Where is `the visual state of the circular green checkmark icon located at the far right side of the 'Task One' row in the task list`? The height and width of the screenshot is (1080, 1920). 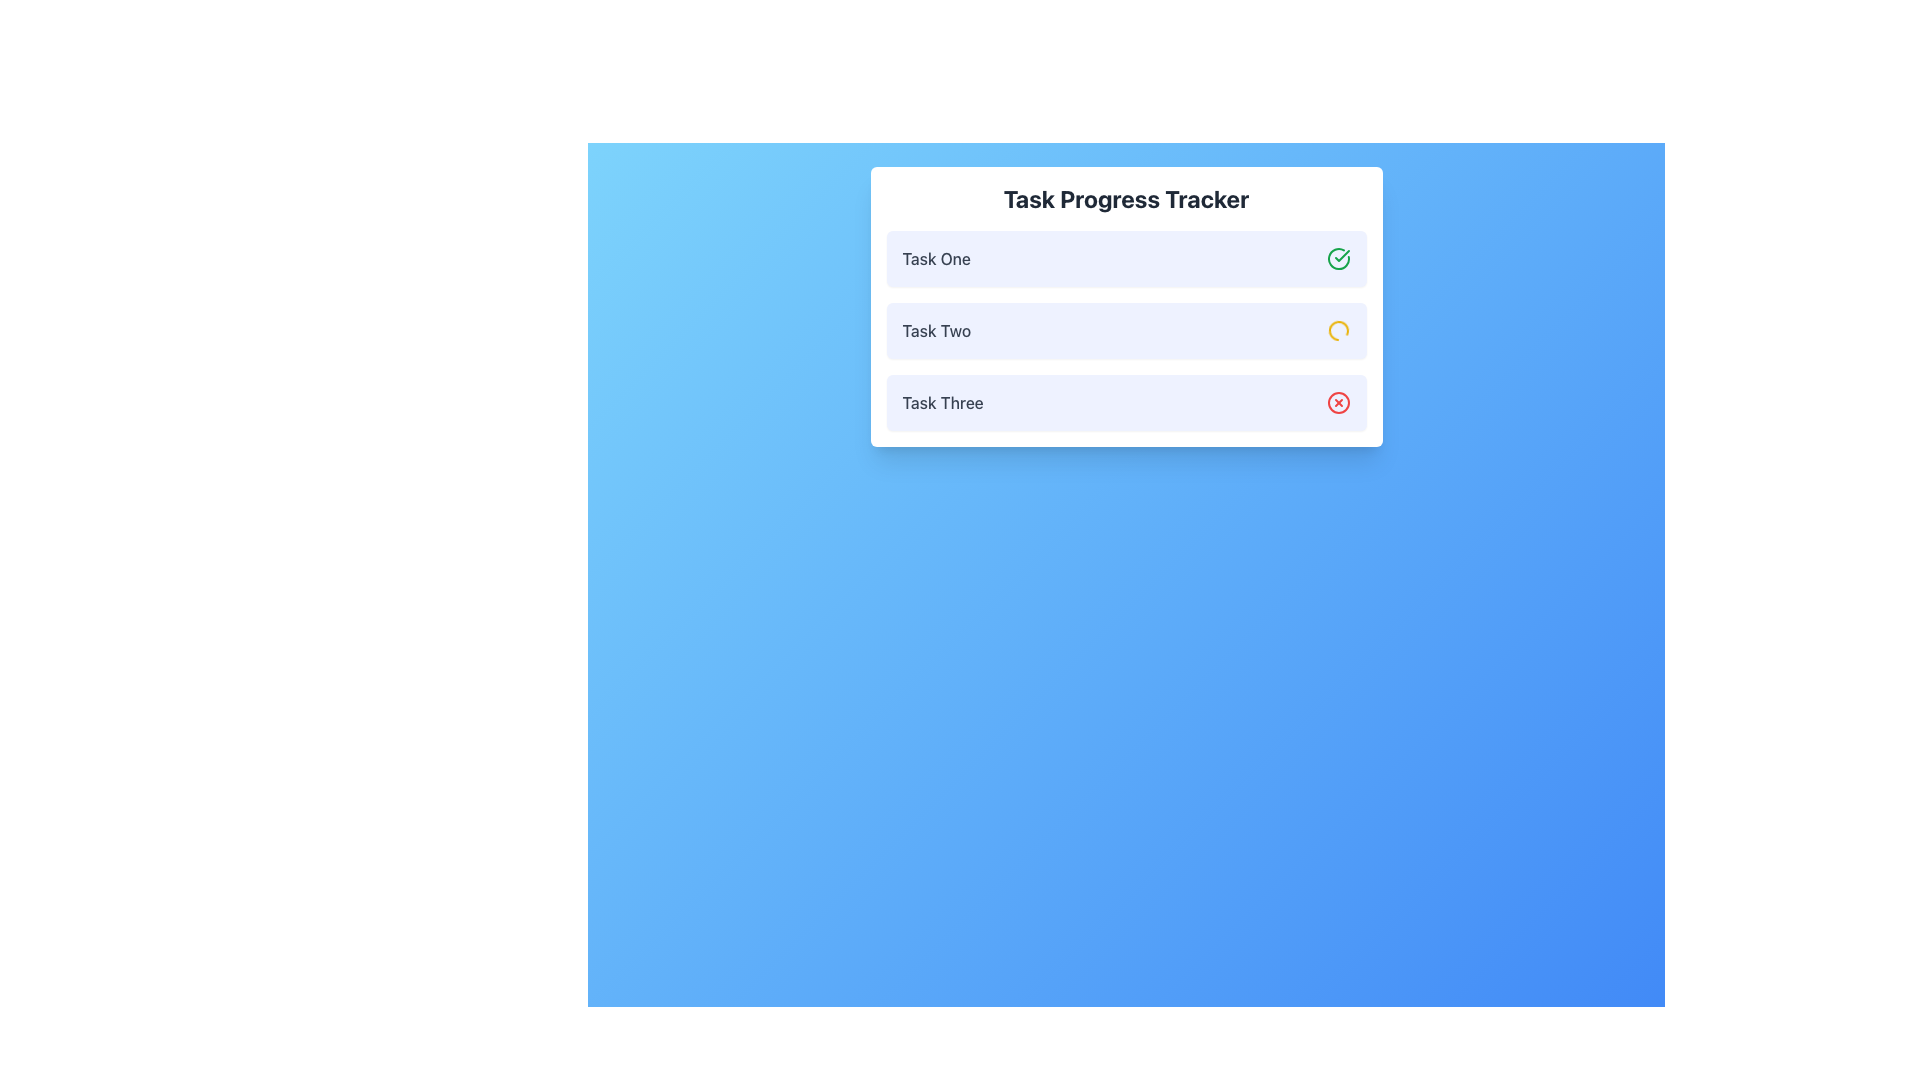 the visual state of the circular green checkmark icon located at the far right side of the 'Task One' row in the task list is located at coordinates (1338, 257).